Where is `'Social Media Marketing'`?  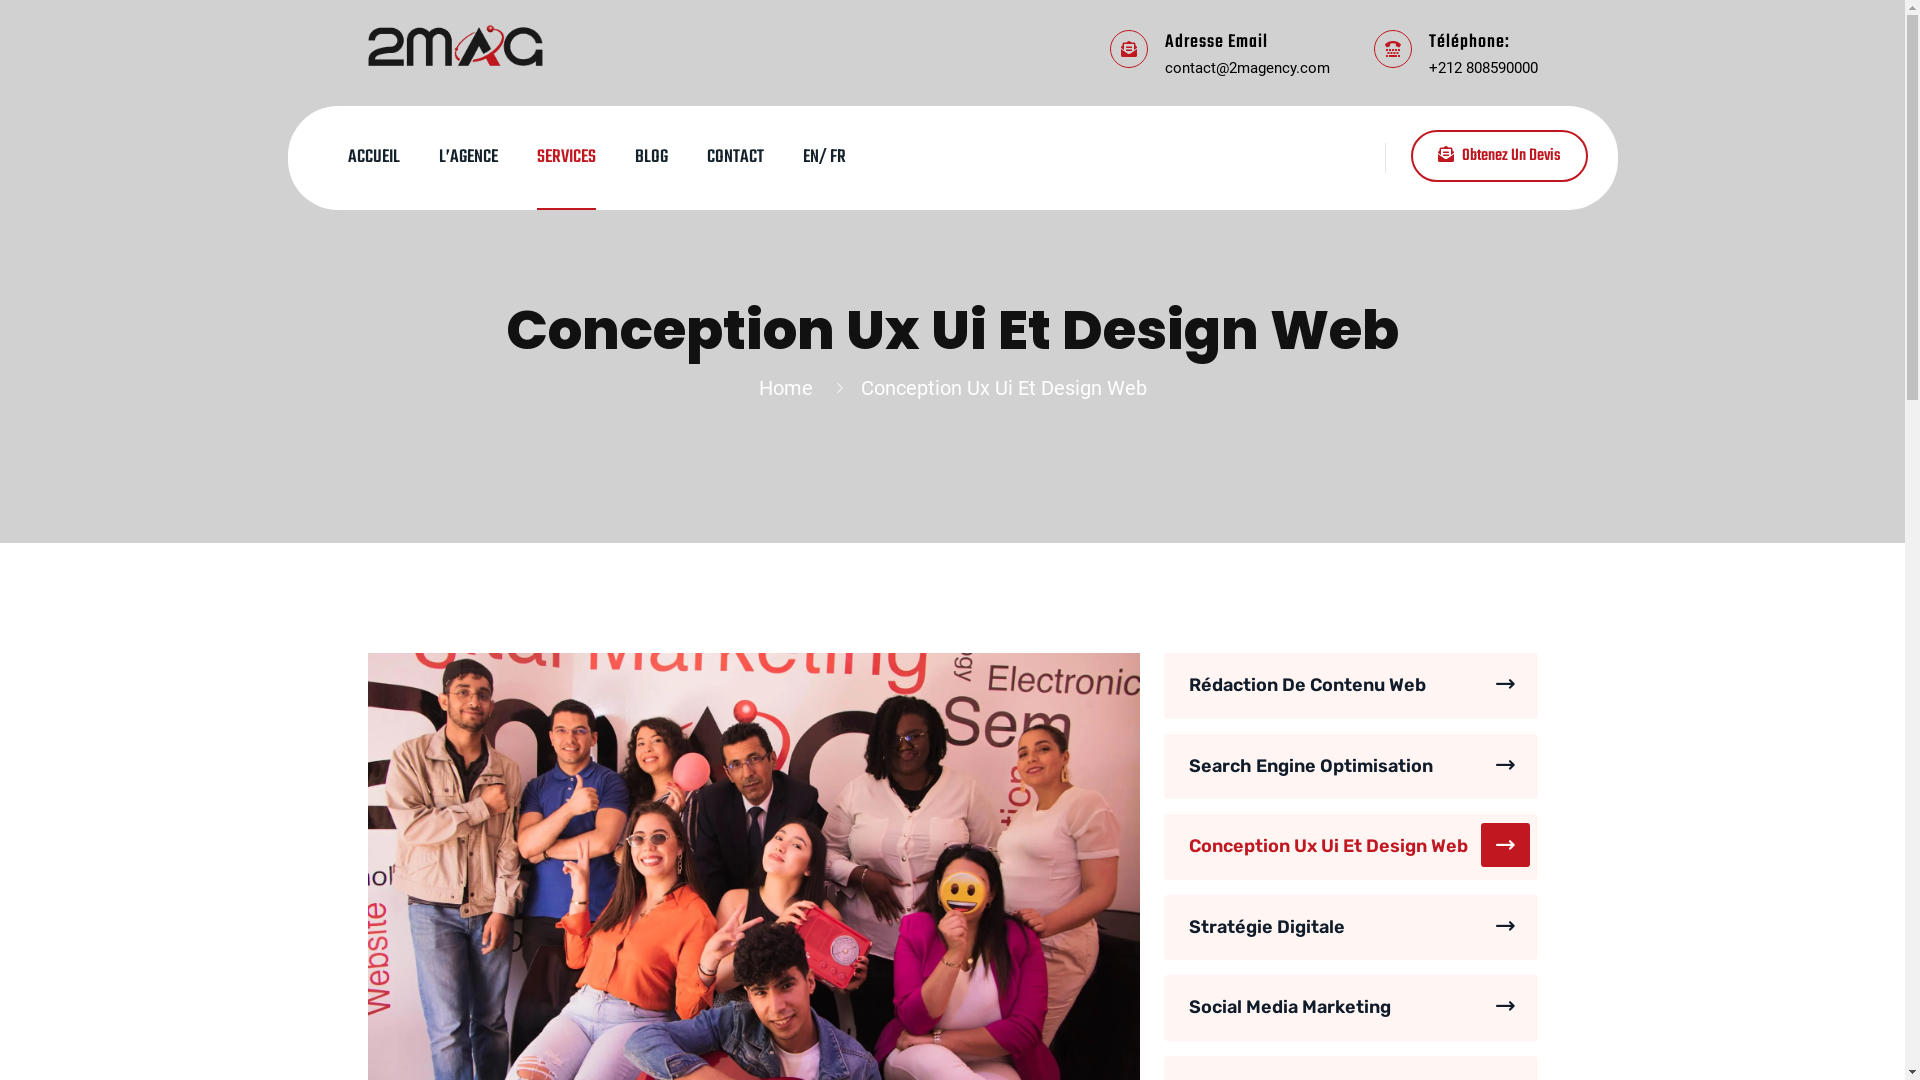
'Social Media Marketing' is located at coordinates (1350, 1007).